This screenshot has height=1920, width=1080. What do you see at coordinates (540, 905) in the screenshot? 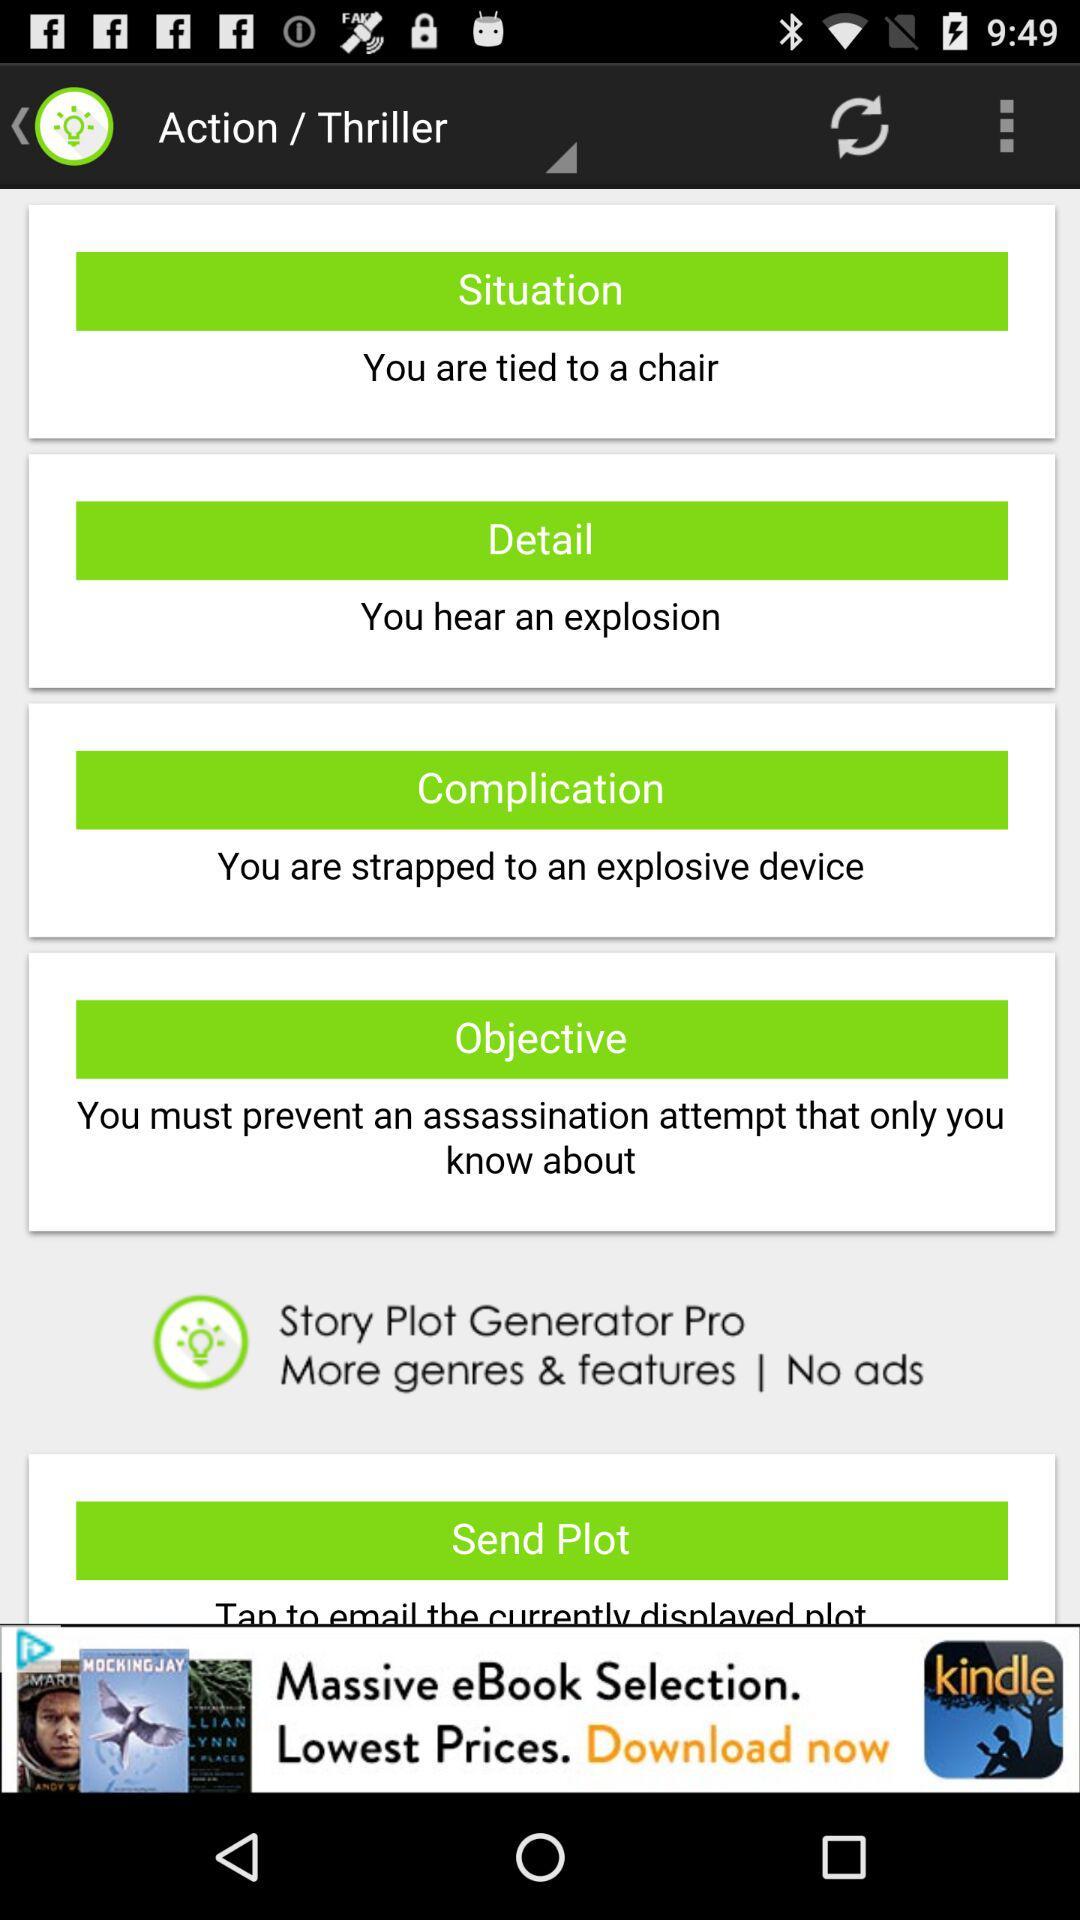
I see `story options menu` at bounding box center [540, 905].